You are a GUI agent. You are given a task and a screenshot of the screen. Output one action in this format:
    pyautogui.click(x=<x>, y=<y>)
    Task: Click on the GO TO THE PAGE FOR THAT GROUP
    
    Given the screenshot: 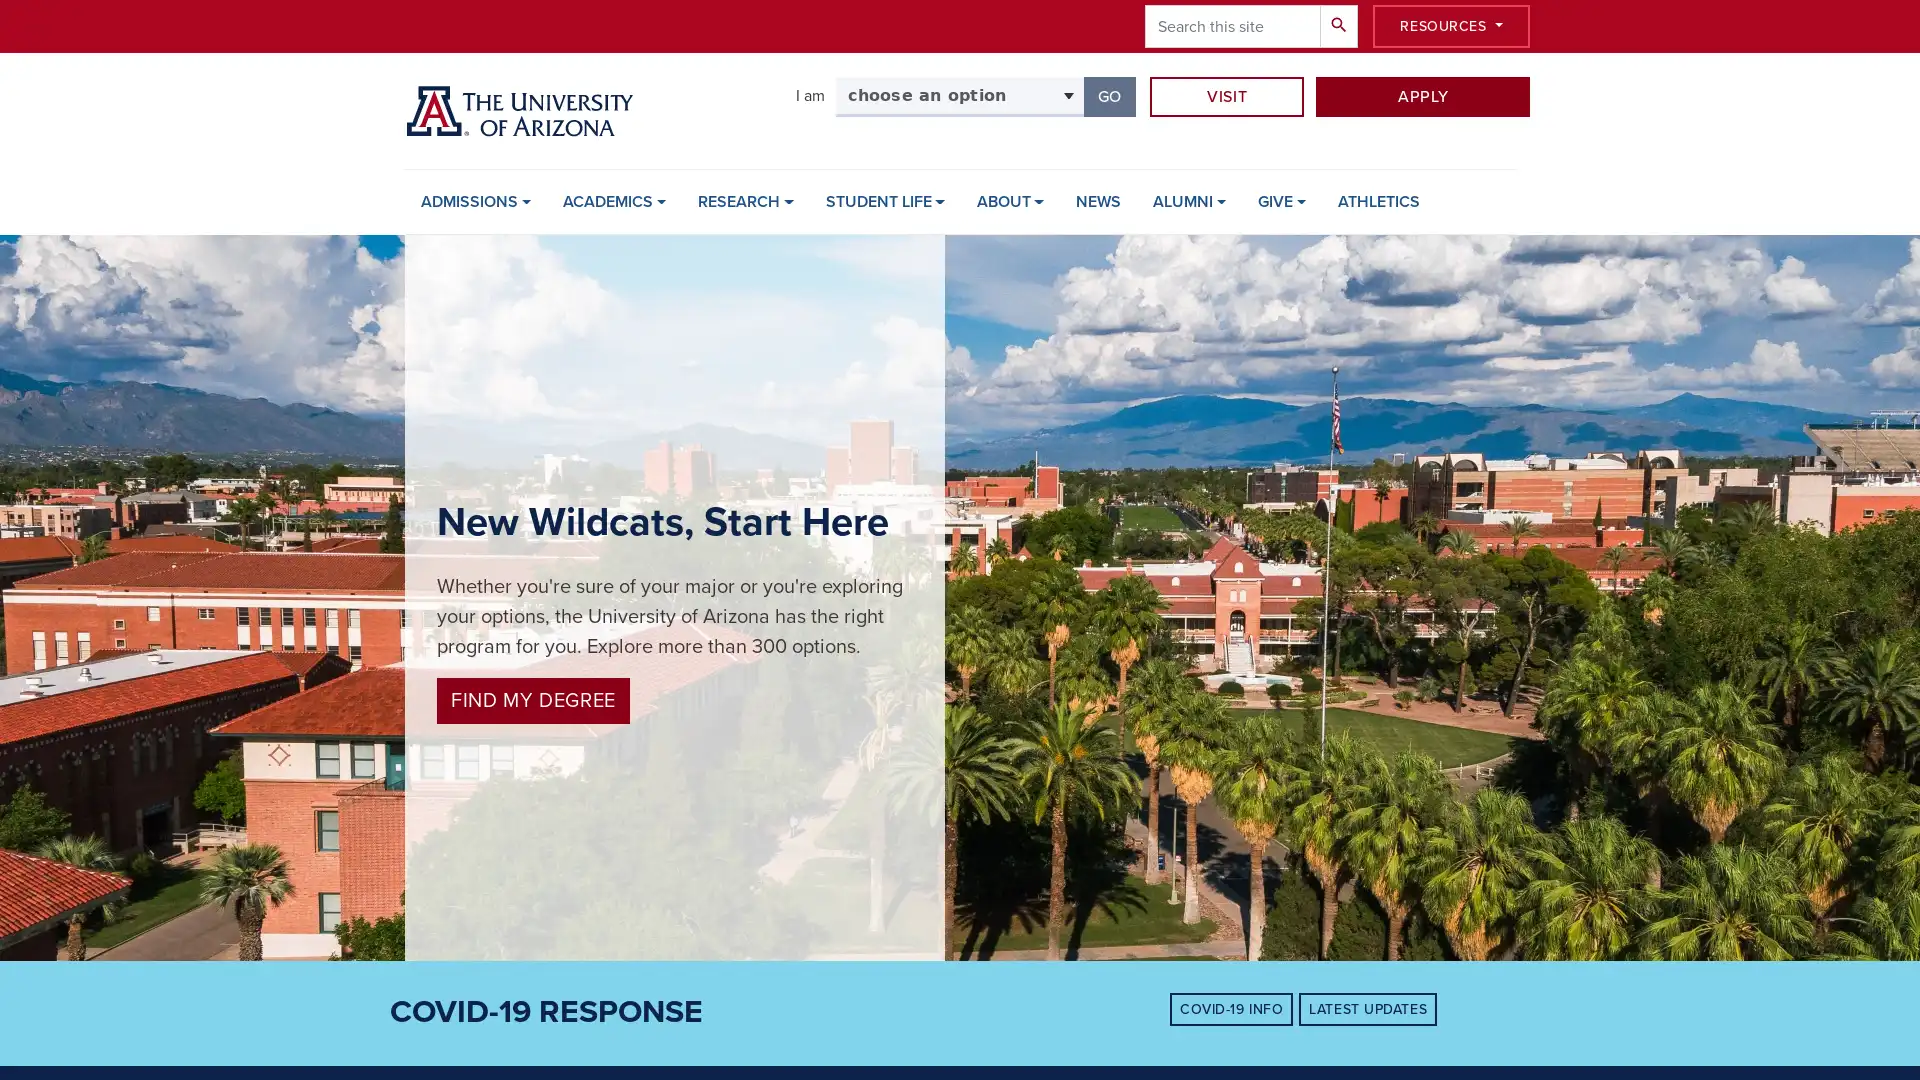 What is the action you would take?
    pyautogui.click(x=1108, y=96)
    